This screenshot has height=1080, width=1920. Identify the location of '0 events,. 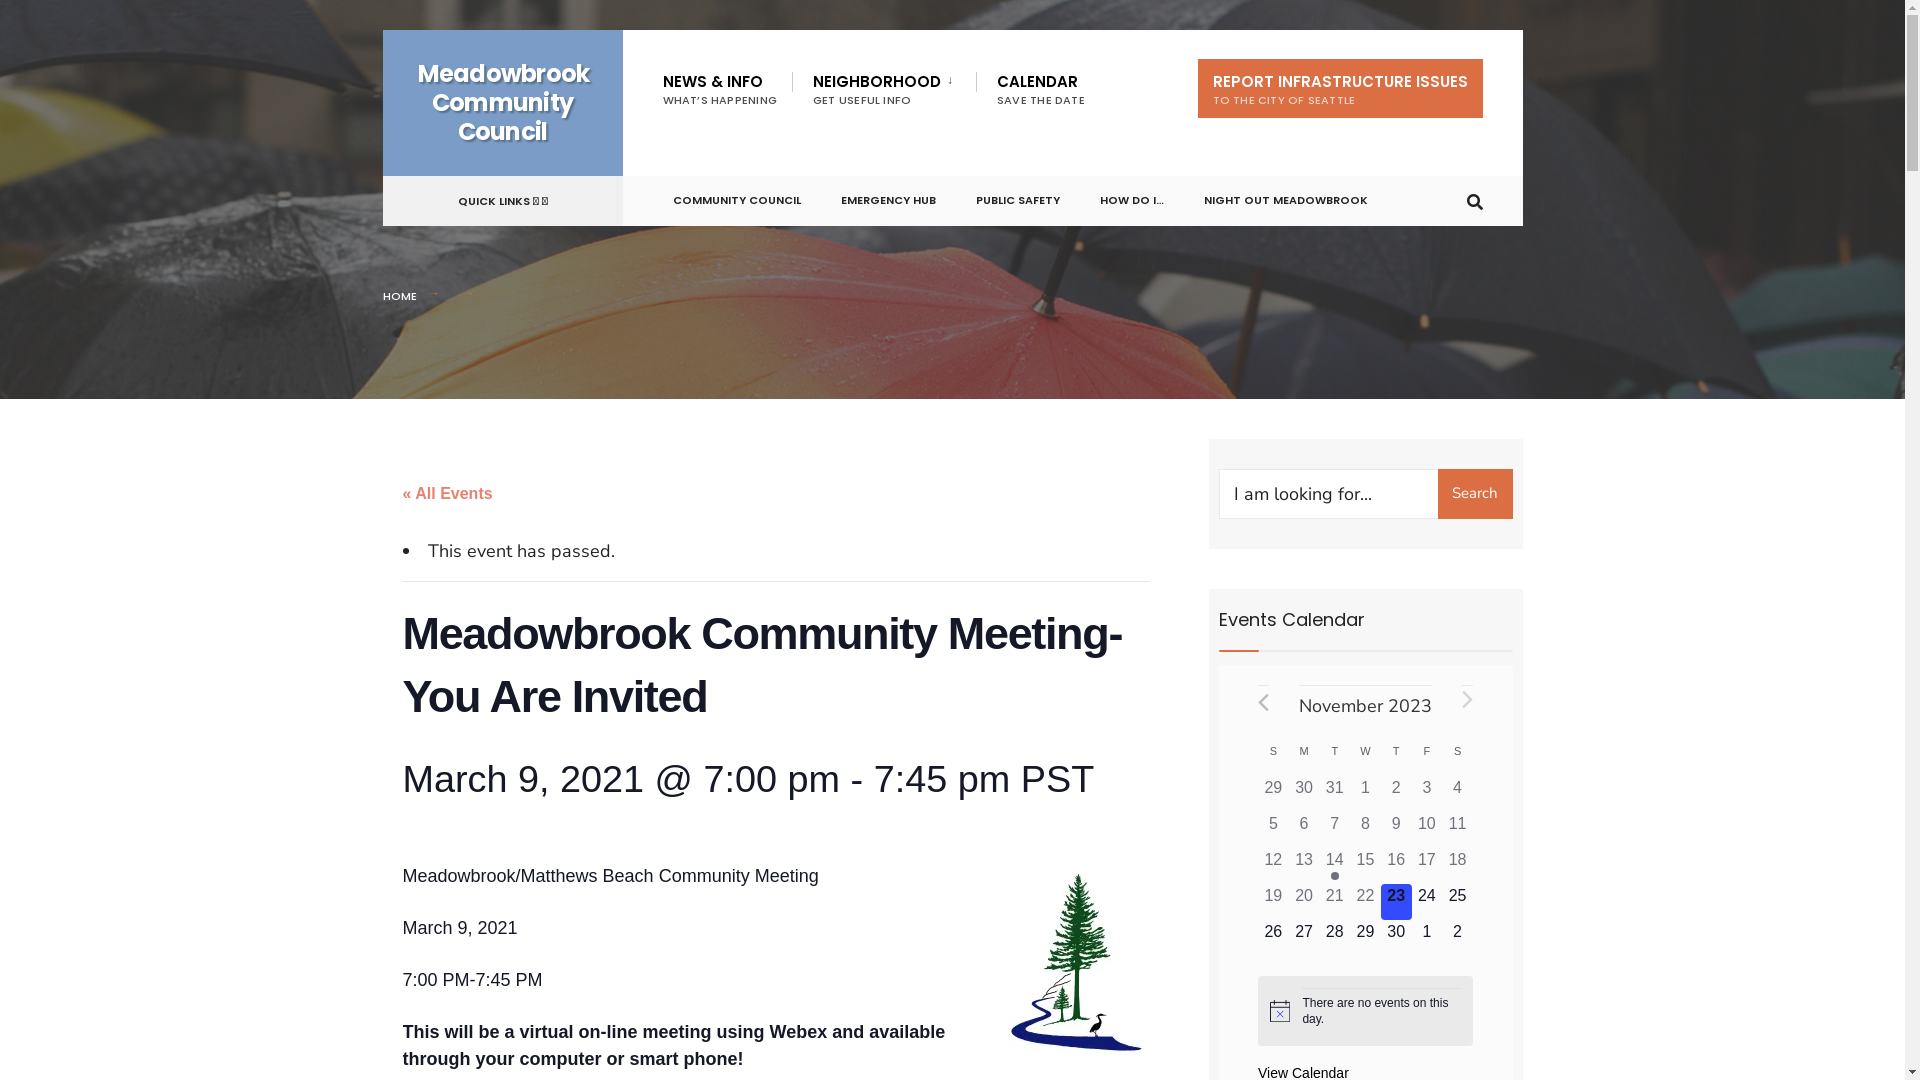
(1349, 793).